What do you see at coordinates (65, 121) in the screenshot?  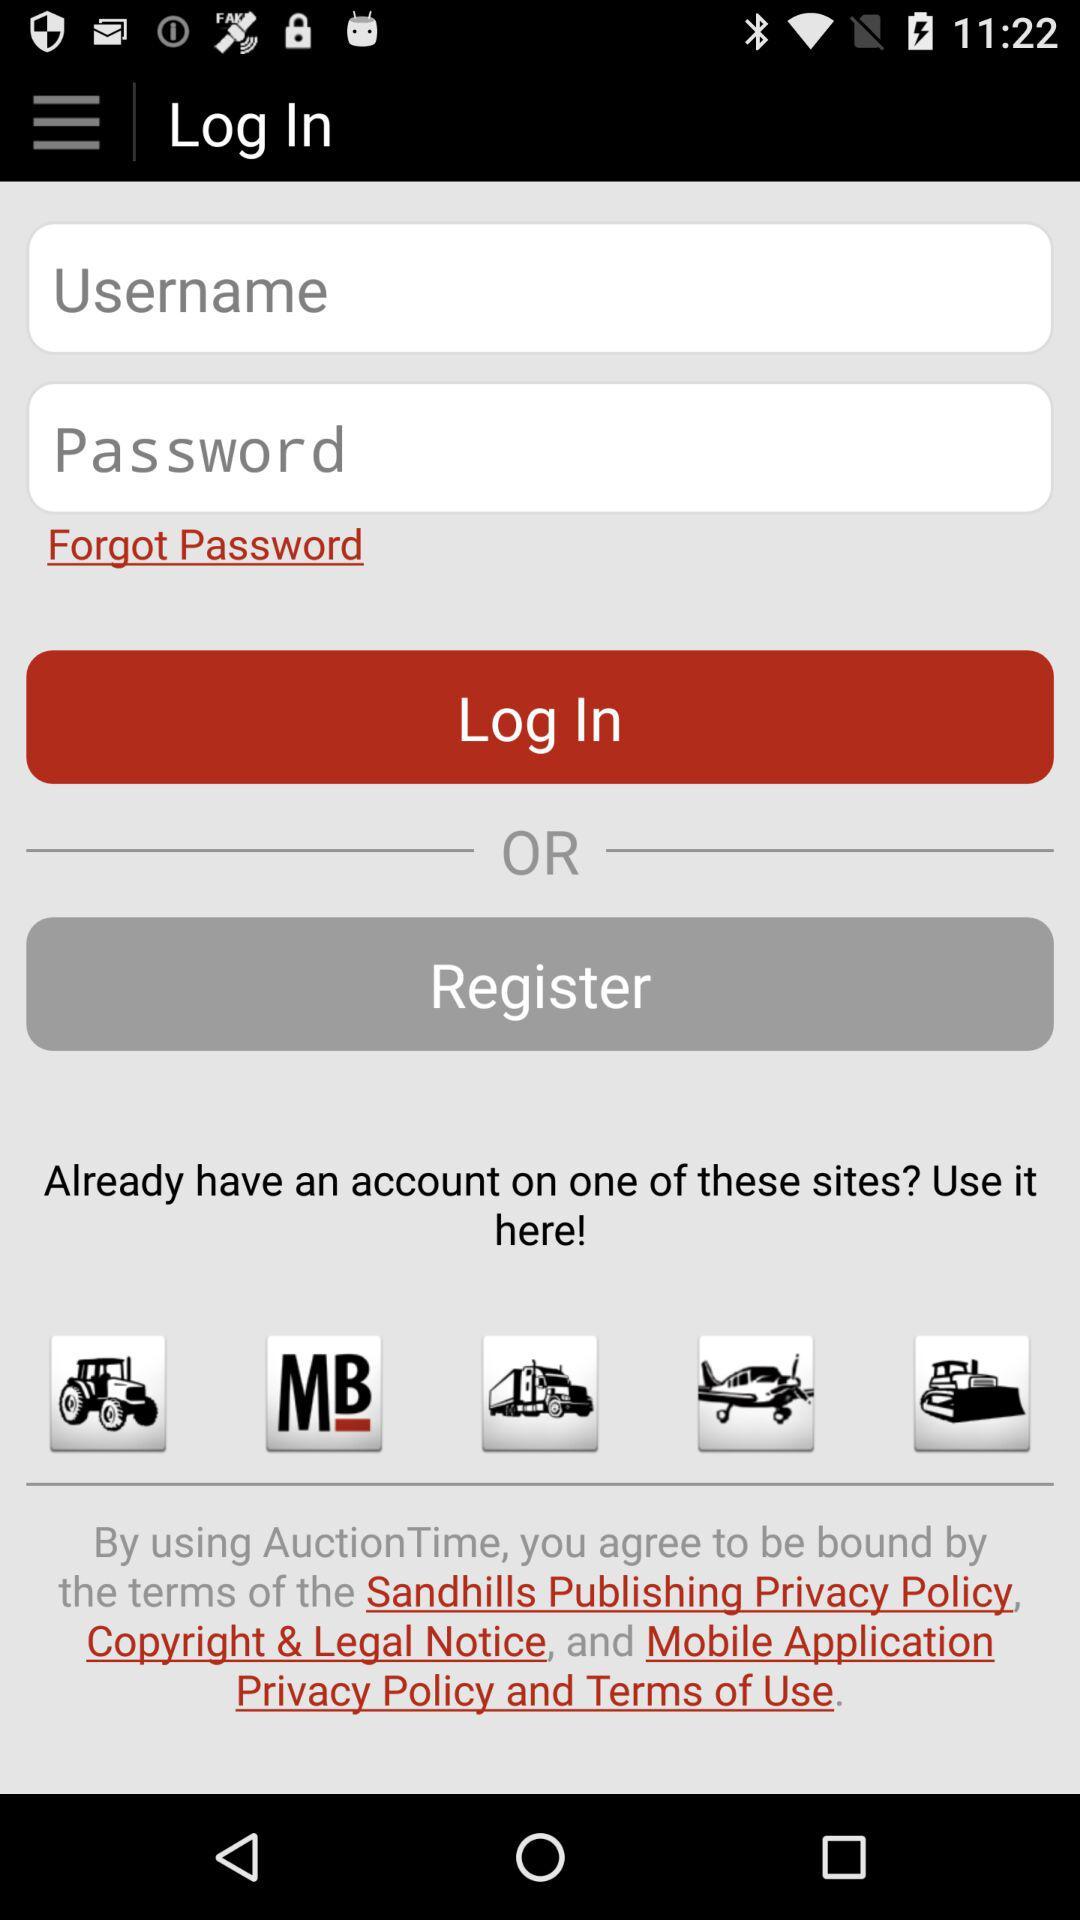 I see `open the main menu` at bounding box center [65, 121].